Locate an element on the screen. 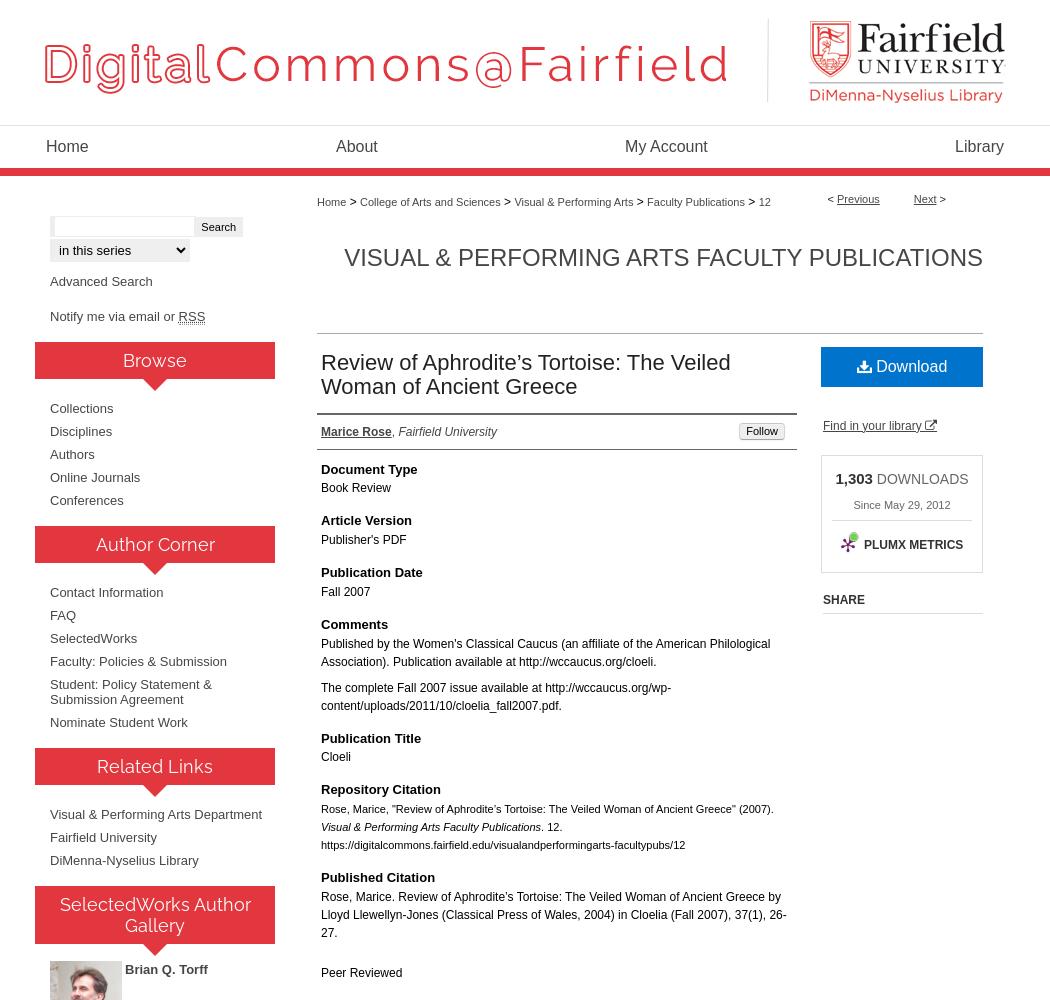 The width and height of the screenshot is (1050, 1000). 'Rose, Marice, "Review of Aphrodite’s Tortoise: The Veiled Woman of Ancient Greece" (2007).' is located at coordinates (547, 808).